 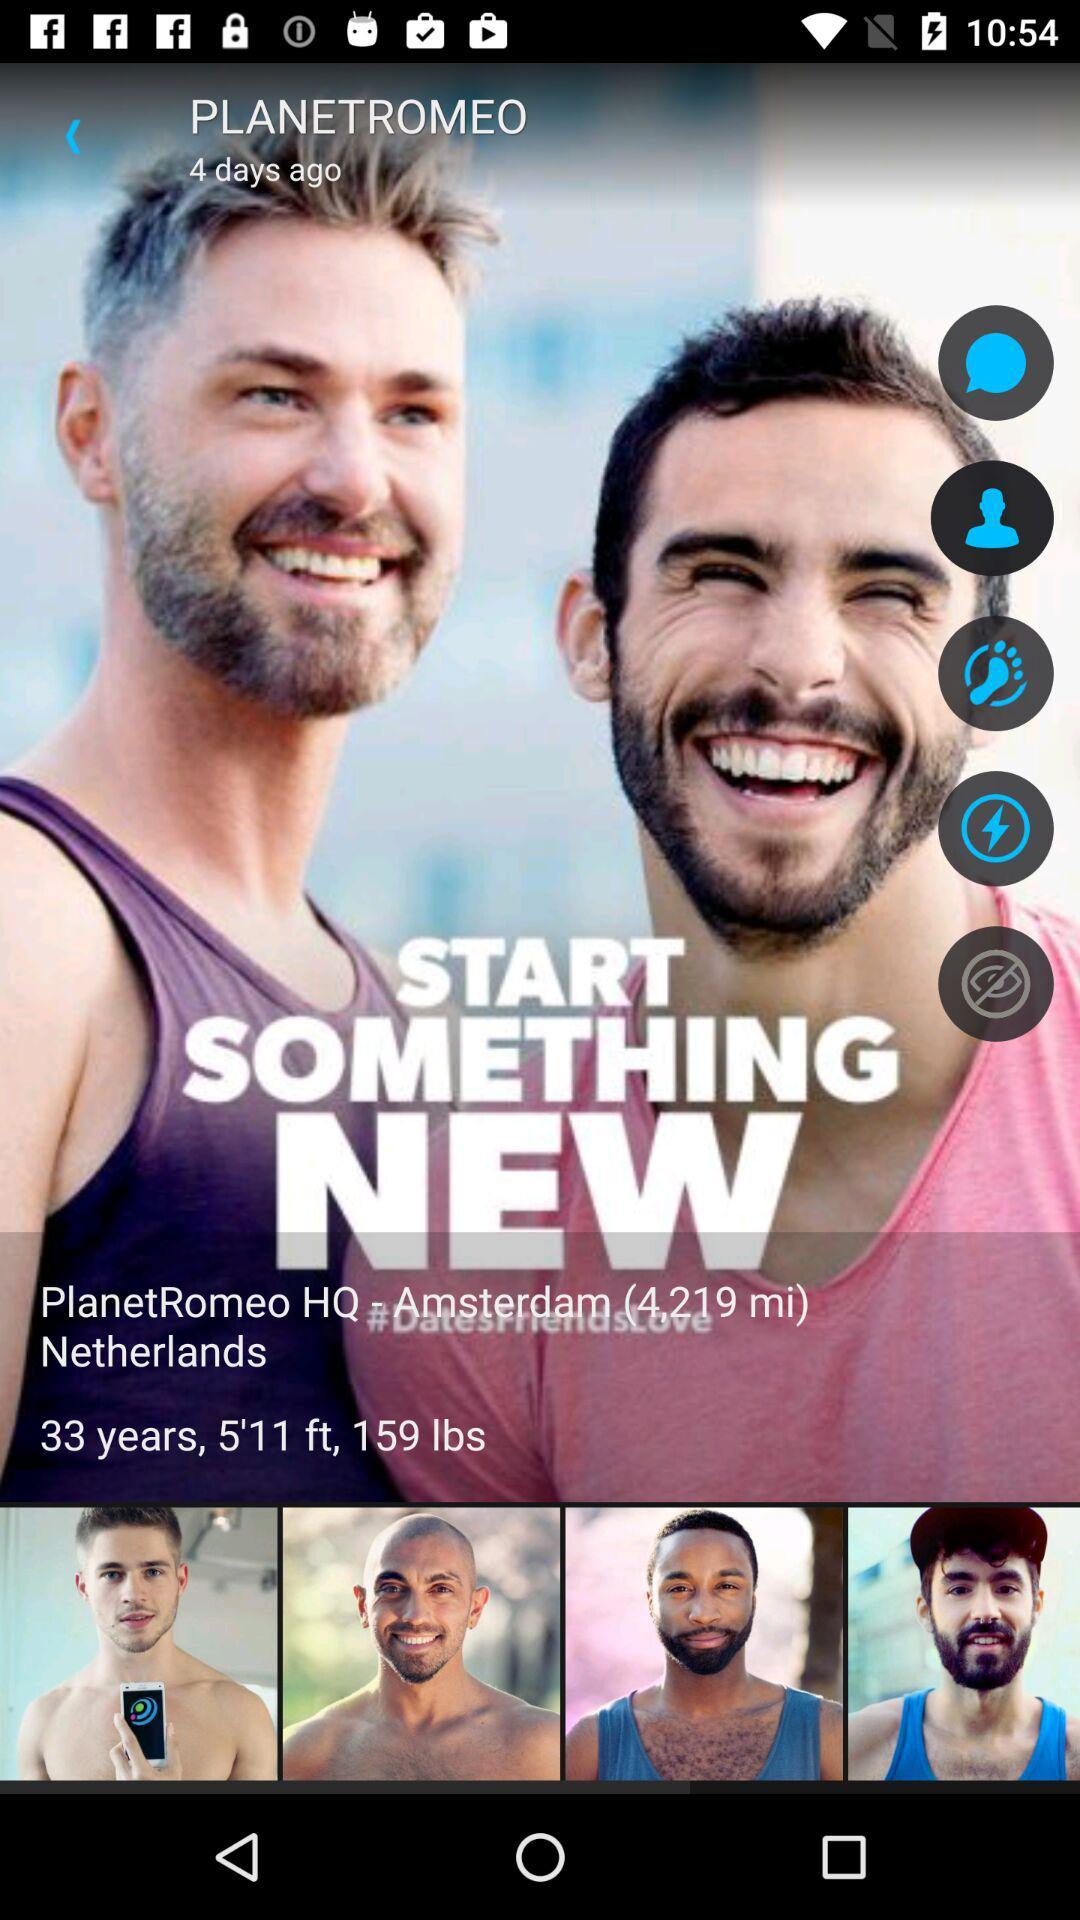 What do you see at coordinates (72, 135) in the screenshot?
I see `item next to the planetromeo icon` at bounding box center [72, 135].